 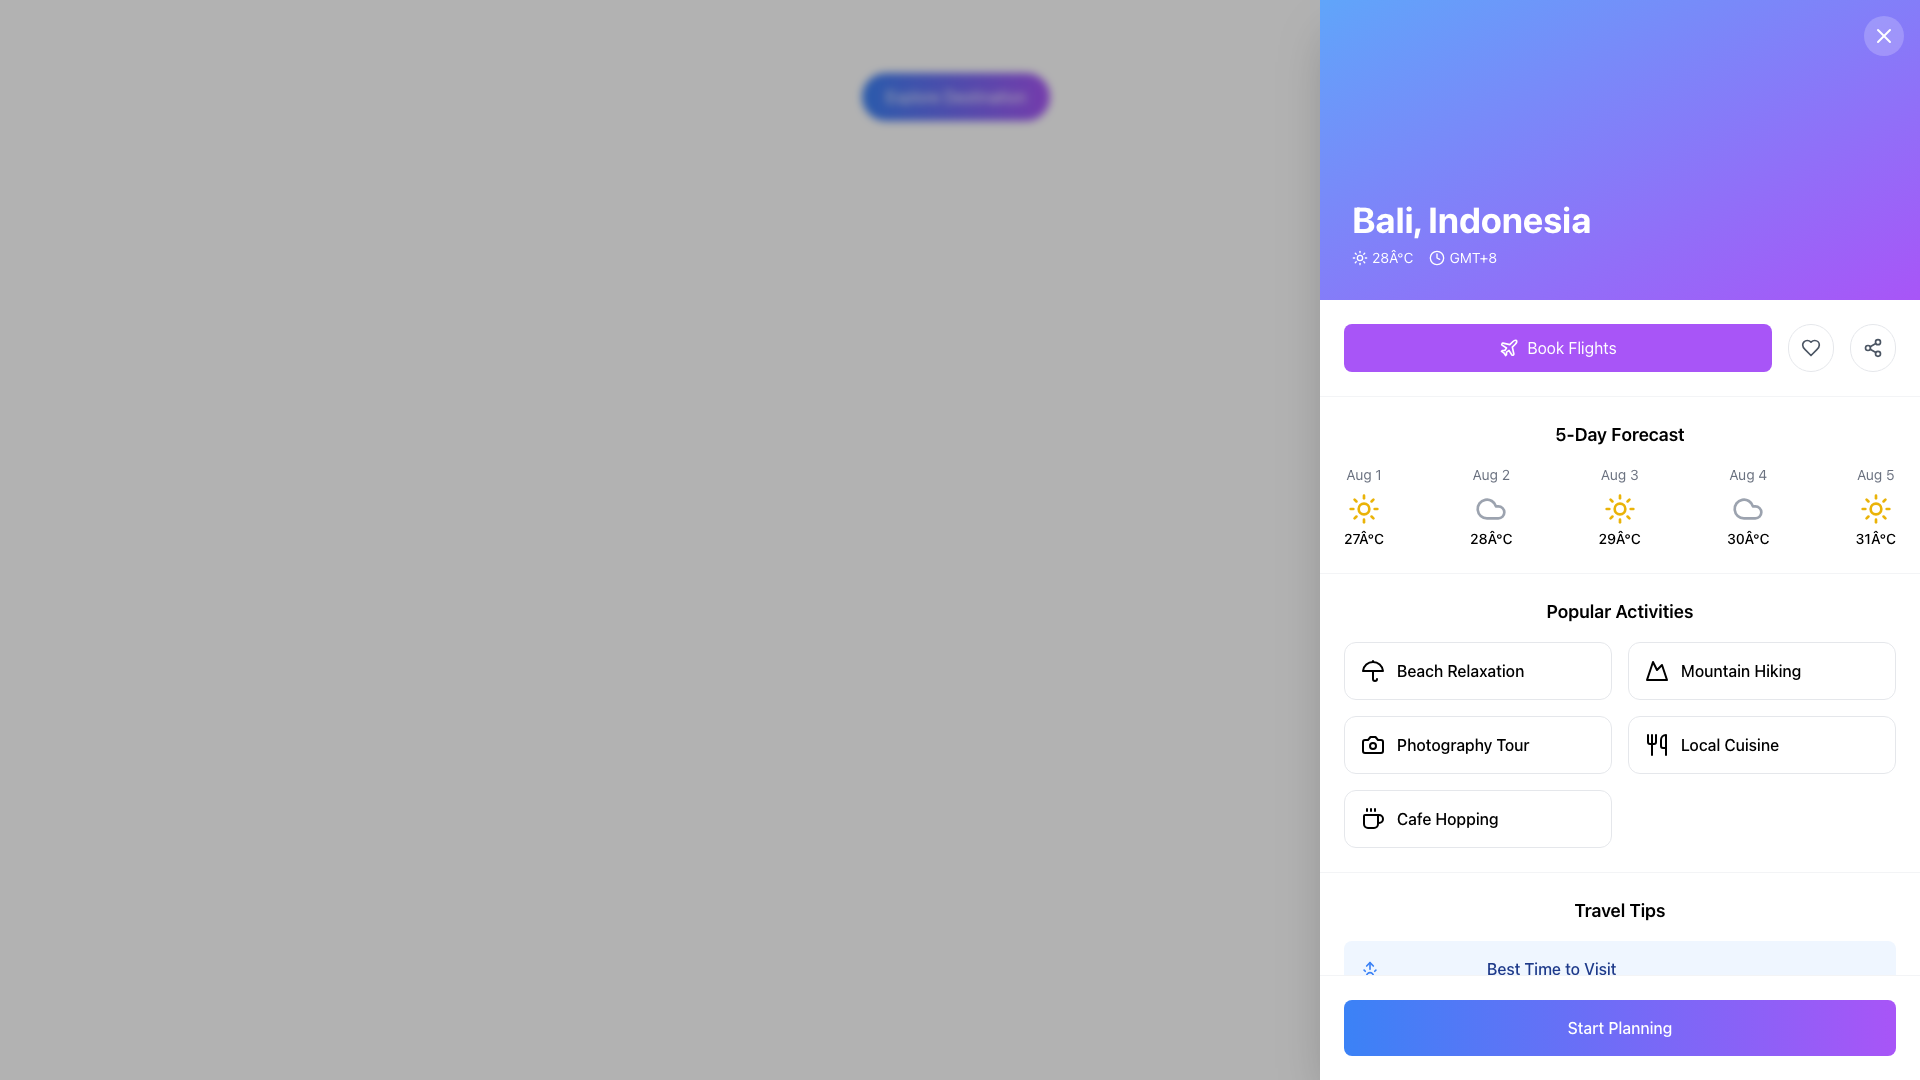 What do you see at coordinates (1471, 219) in the screenshot?
I see `the text display element that shows 'Bali, Indonesia', which is styled in a large bold font against a gradient purple background` at bounding box center [1471, 219].